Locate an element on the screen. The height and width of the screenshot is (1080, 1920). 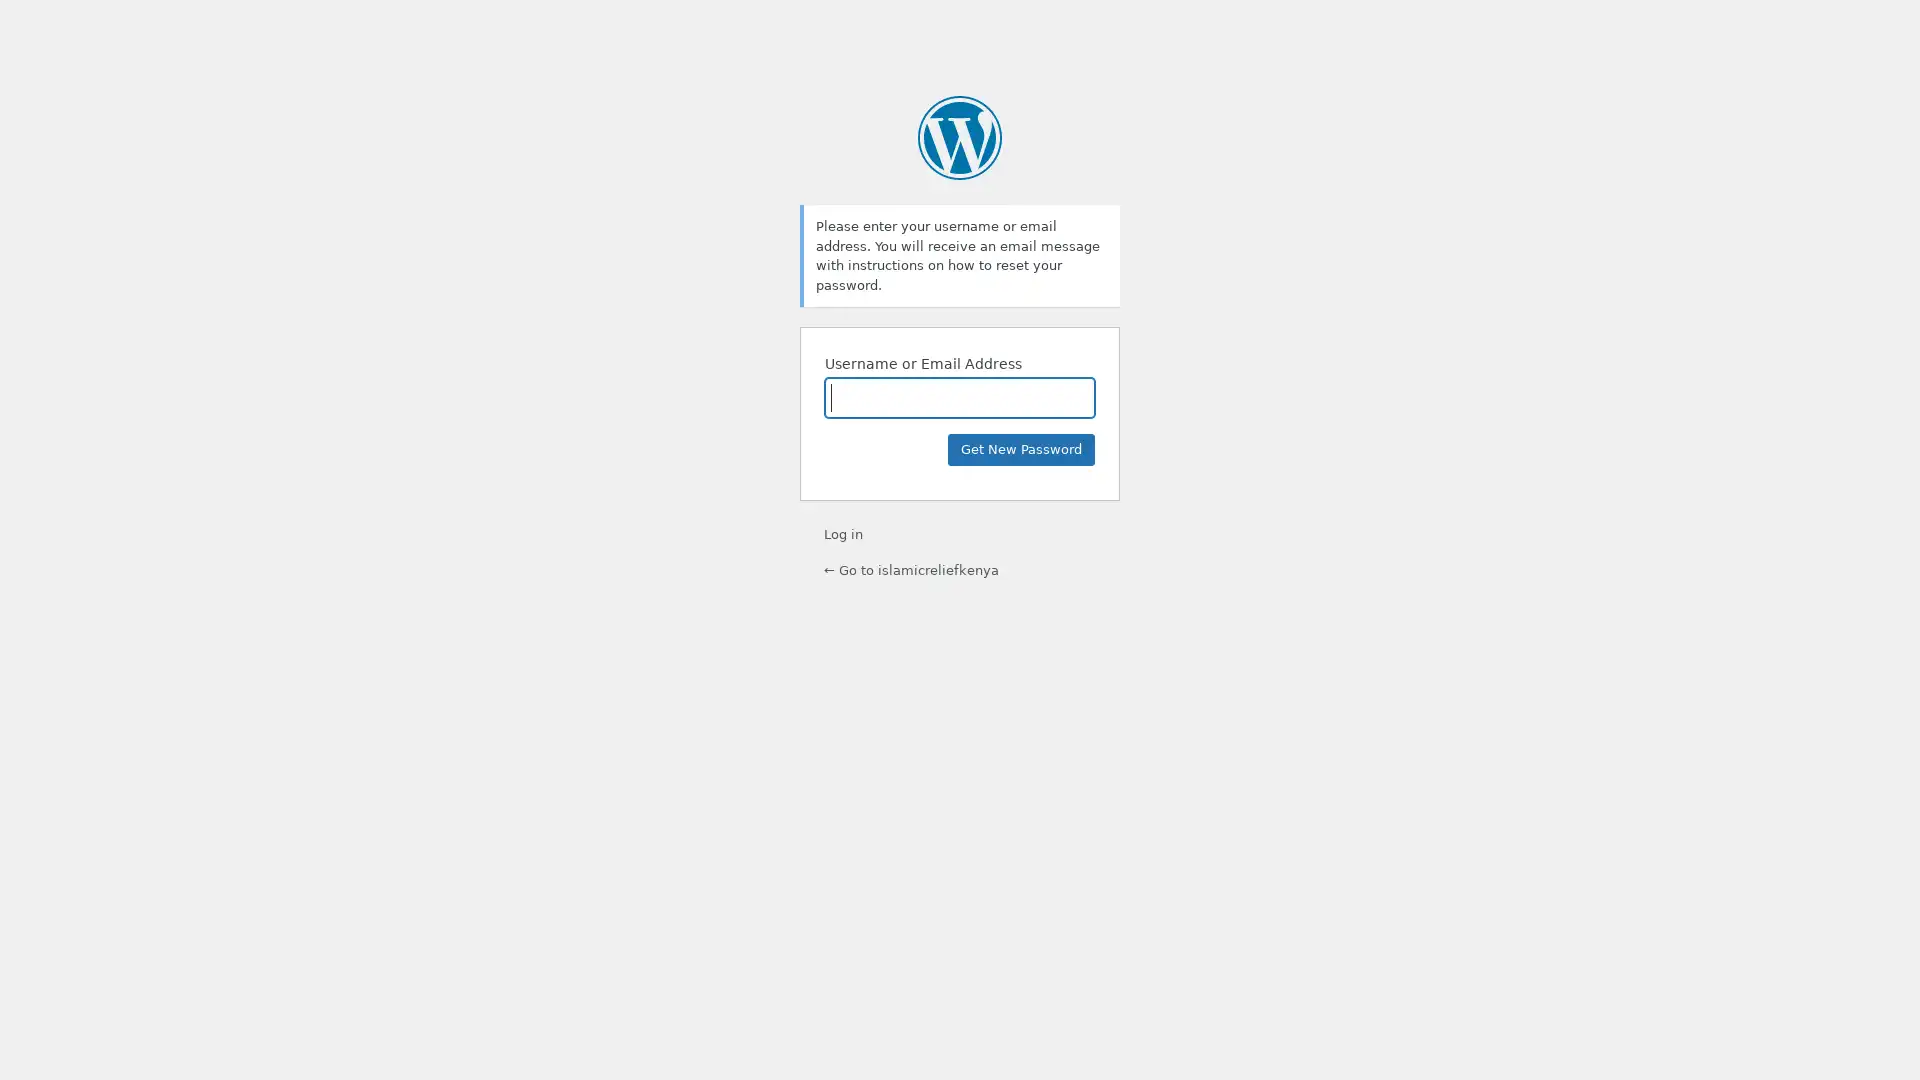
Get New Password is located at coordinates (1021, 450).